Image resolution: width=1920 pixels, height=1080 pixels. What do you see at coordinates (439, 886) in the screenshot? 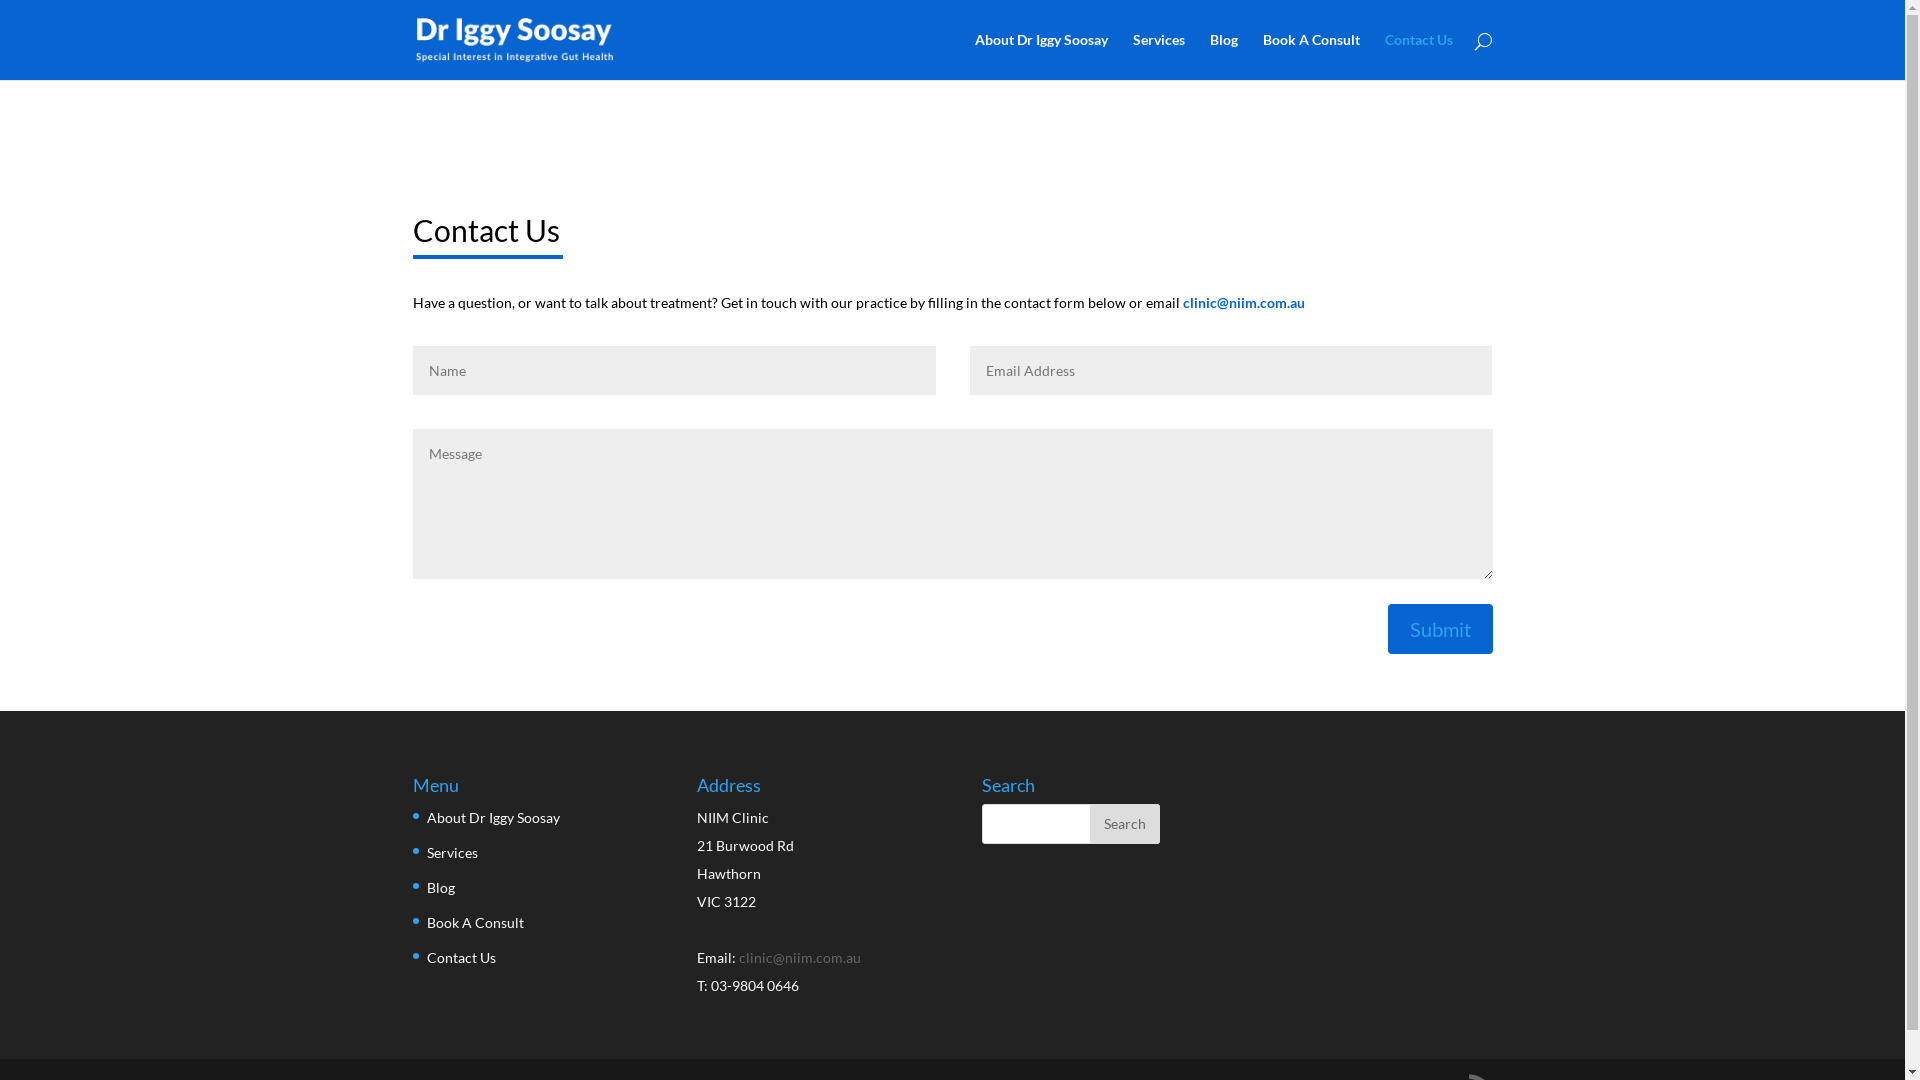
I see `'Blog'` at bounding box center [439, 886].